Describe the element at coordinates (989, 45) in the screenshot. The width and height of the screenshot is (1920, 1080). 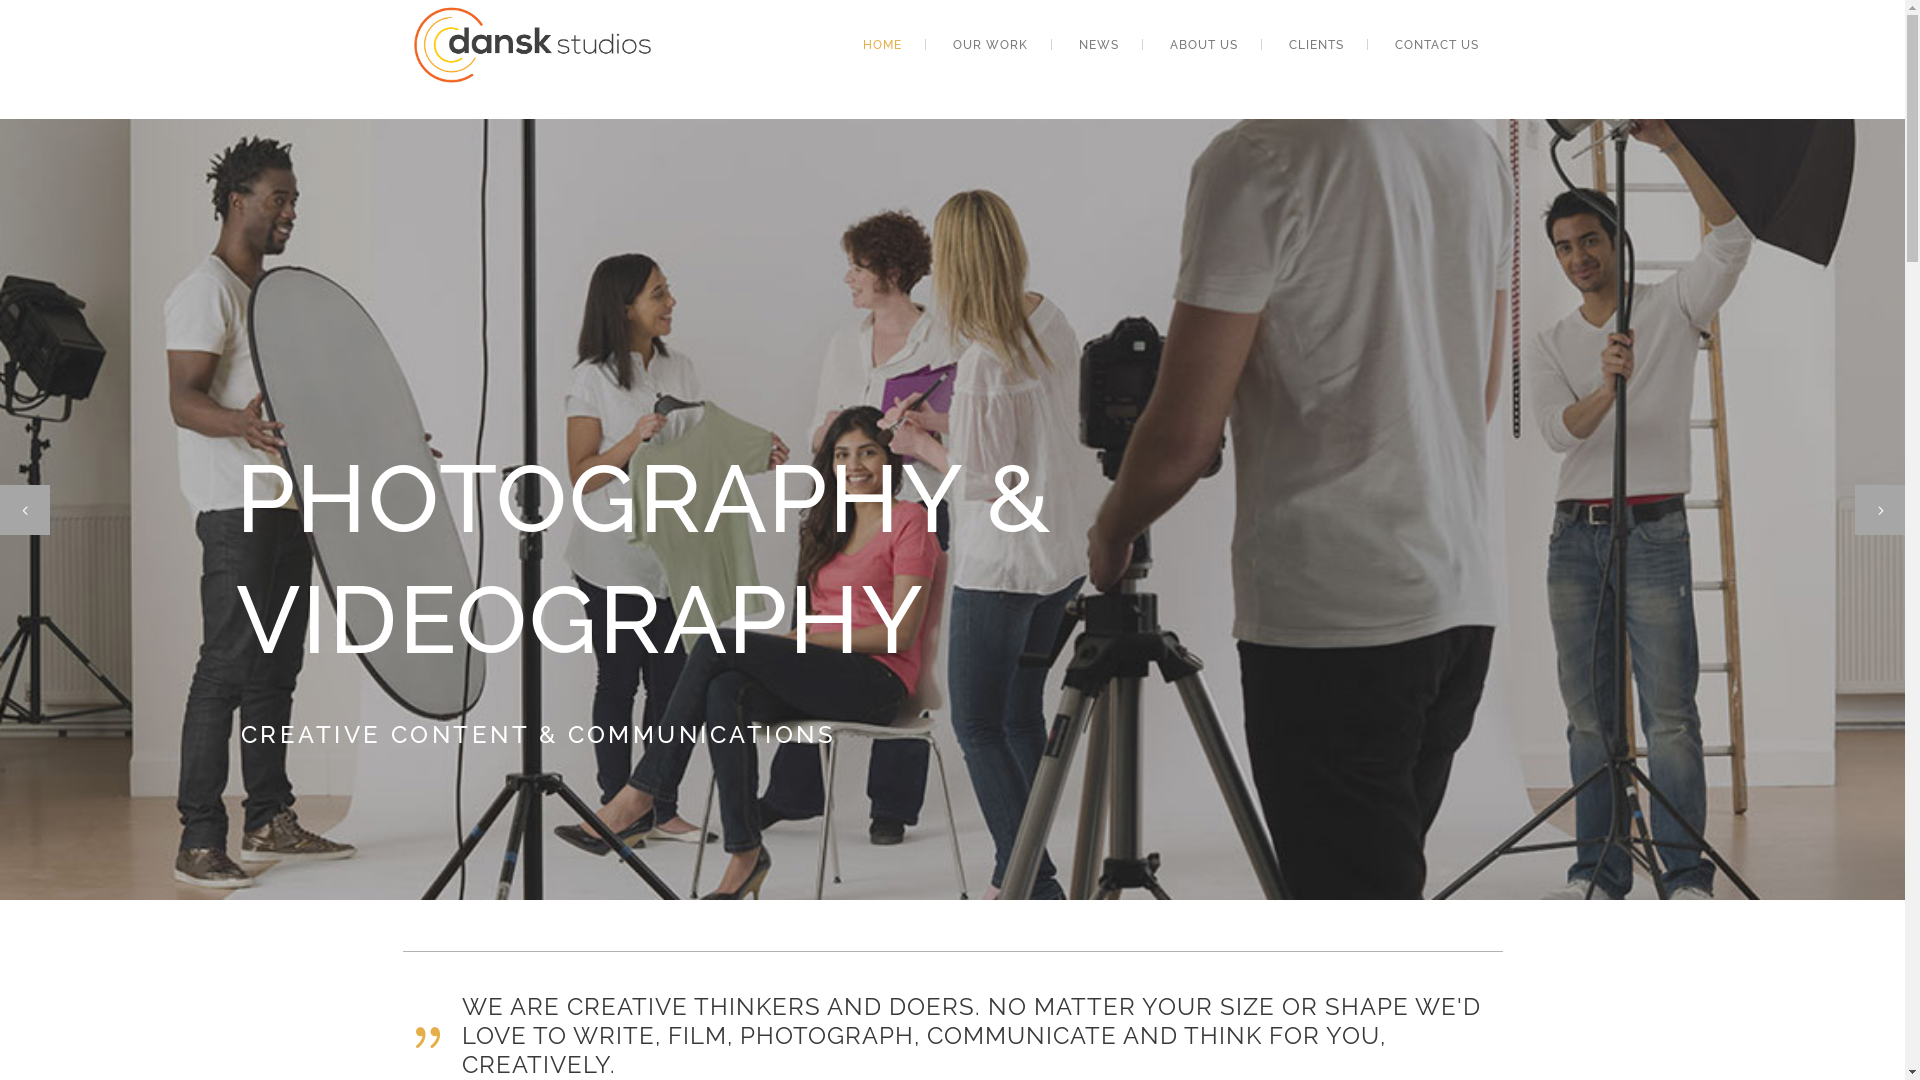
I see `'OUR WORK'` at that location.